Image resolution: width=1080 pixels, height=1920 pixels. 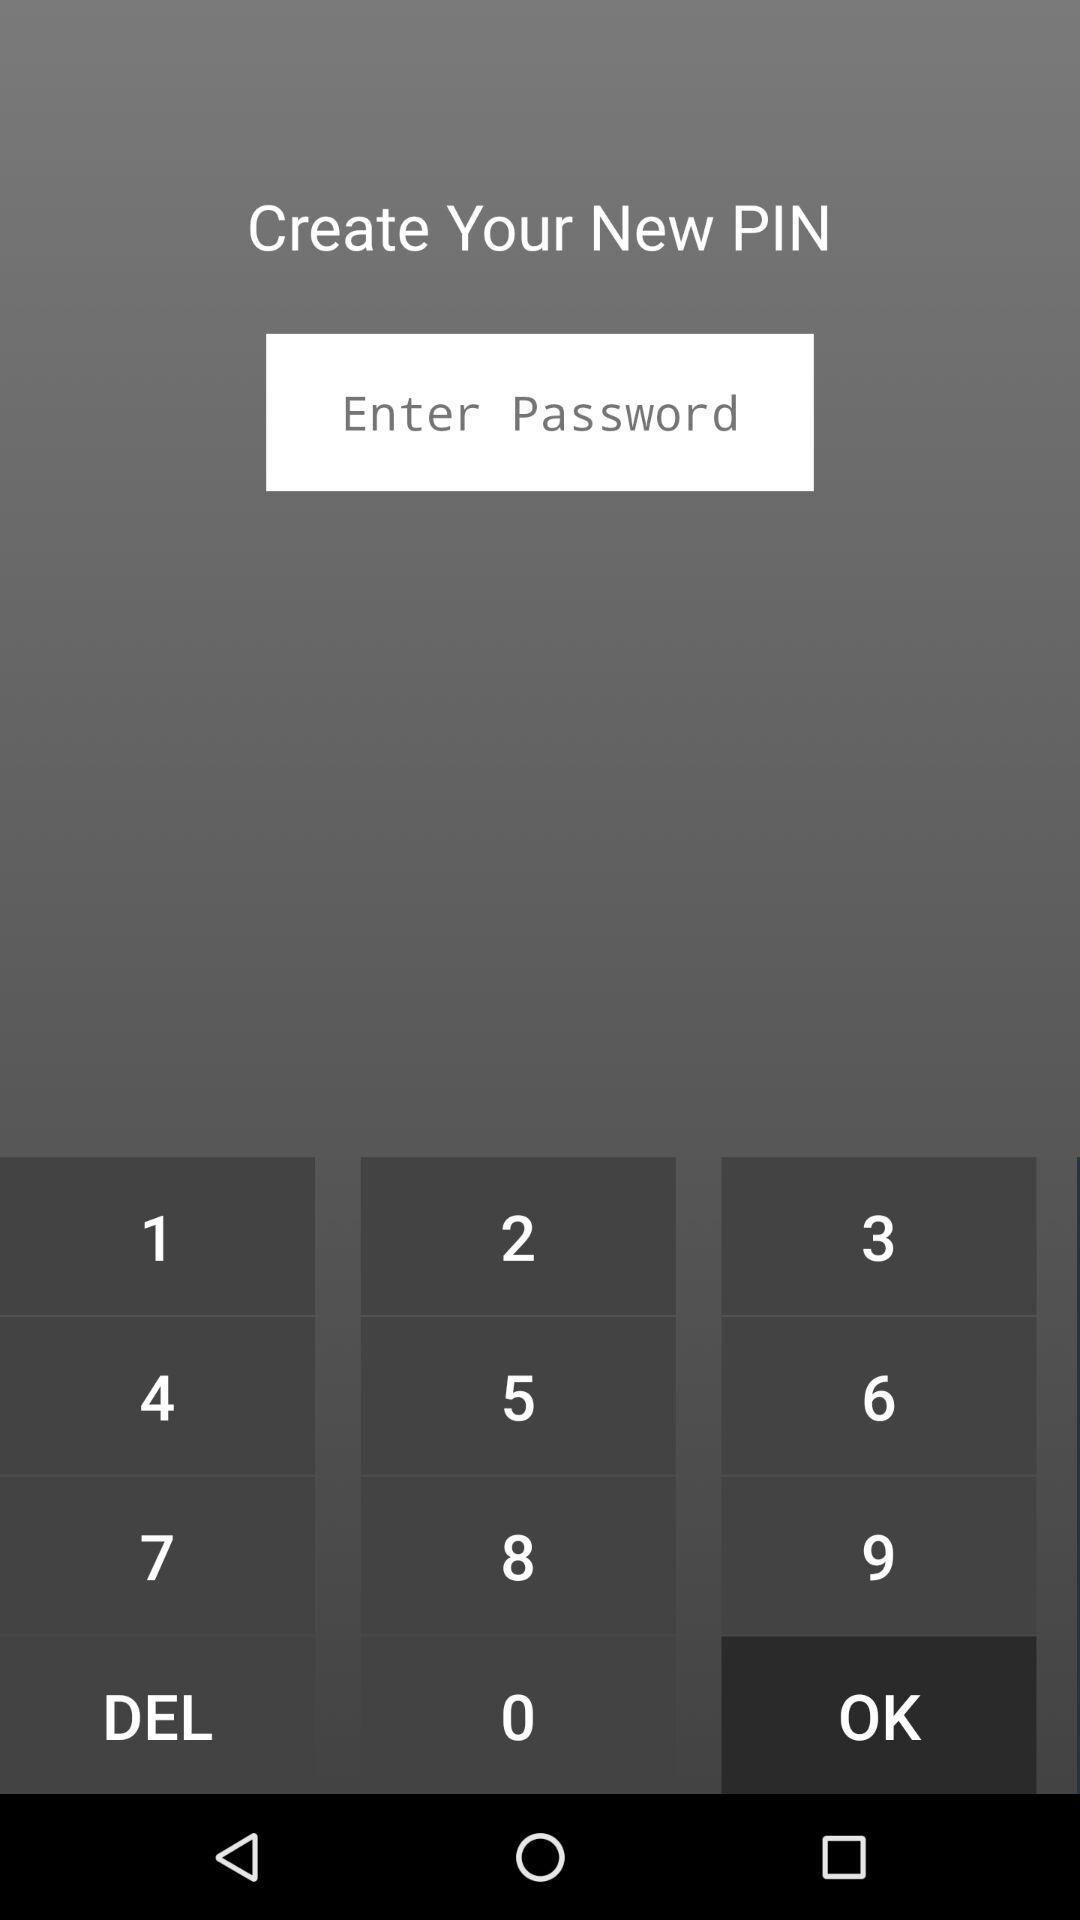 What do you see at coordinates (540, 411) in the screenshot?
I see `input the password` at bounding box center [540, 411].